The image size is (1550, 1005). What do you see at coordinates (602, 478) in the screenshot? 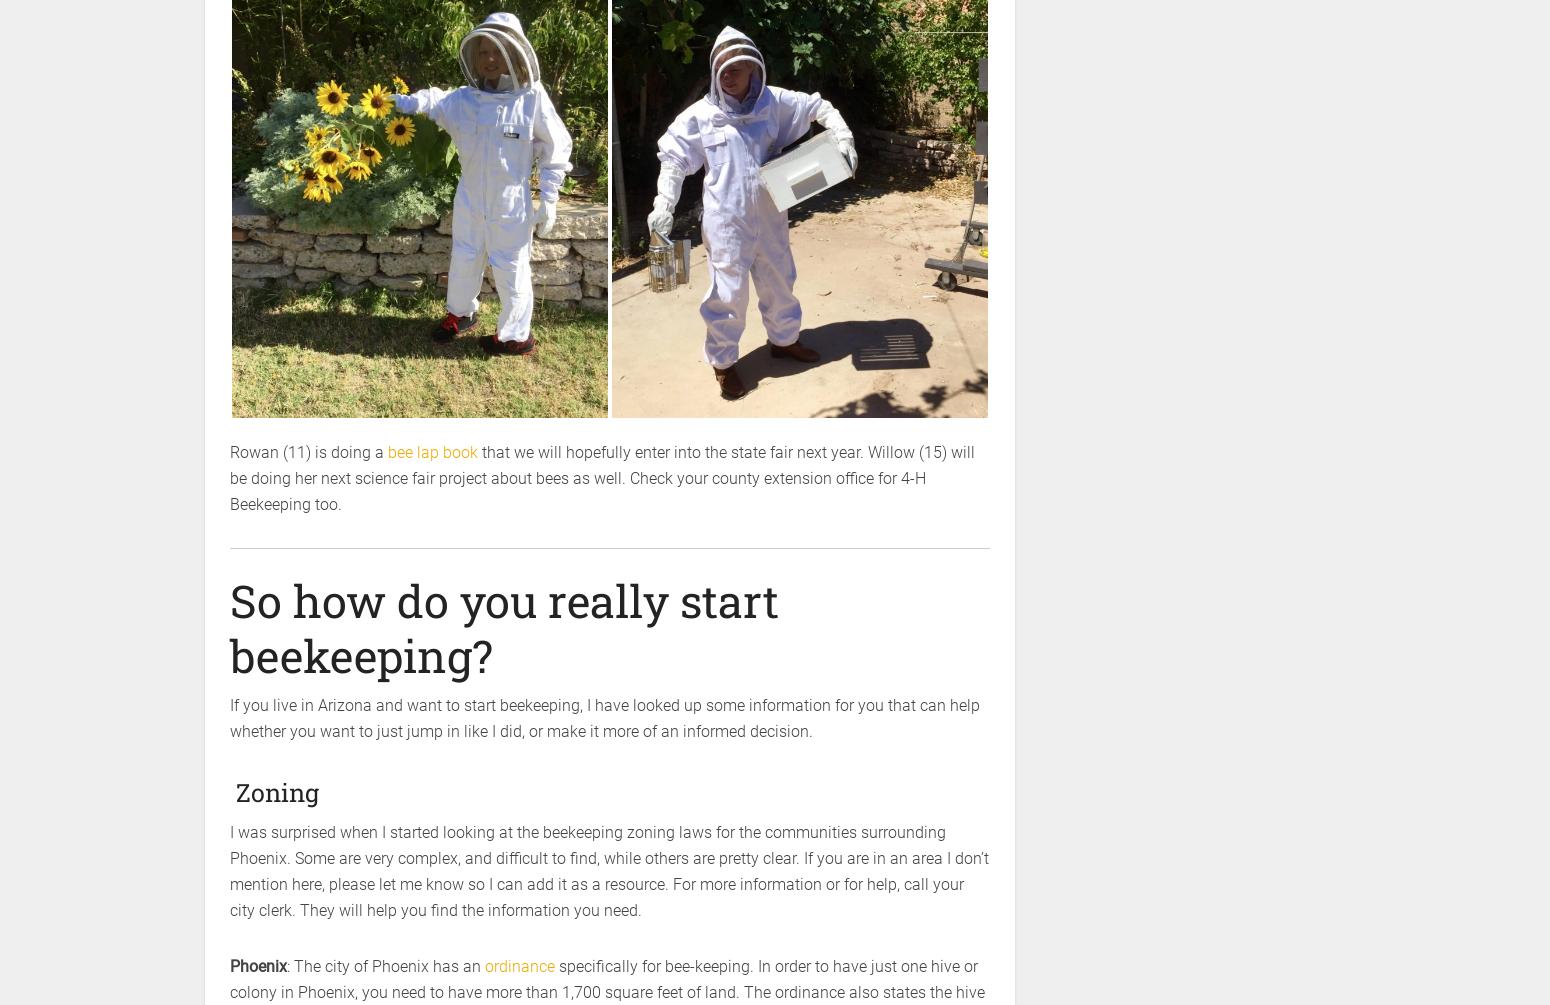
I see `'that we will hopefully enter into the state fair next year. Willow (15) will be doing her next science fair project about bees as well. Check your county extension office for 4-H Beekeeping too.'` at bounding box center [602, 478].